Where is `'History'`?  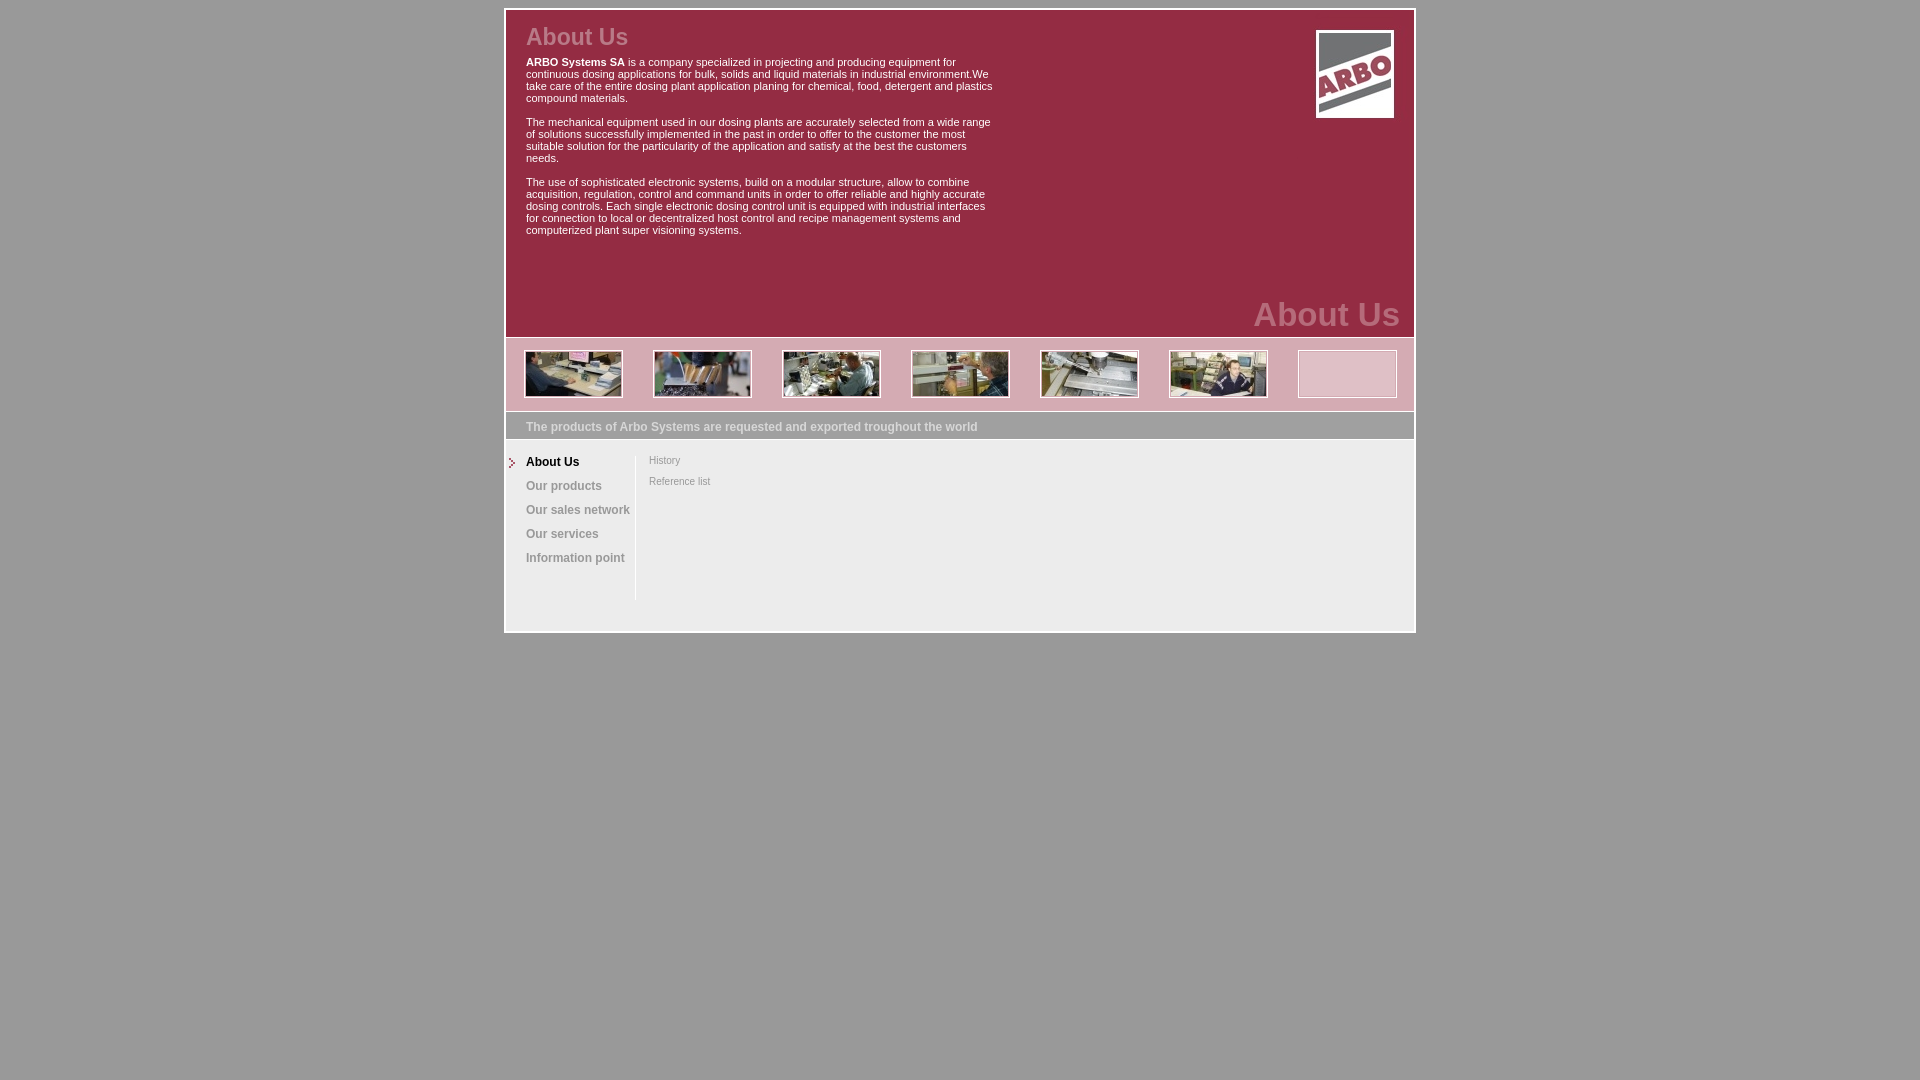 'History' is located at coordinates (675, 460).